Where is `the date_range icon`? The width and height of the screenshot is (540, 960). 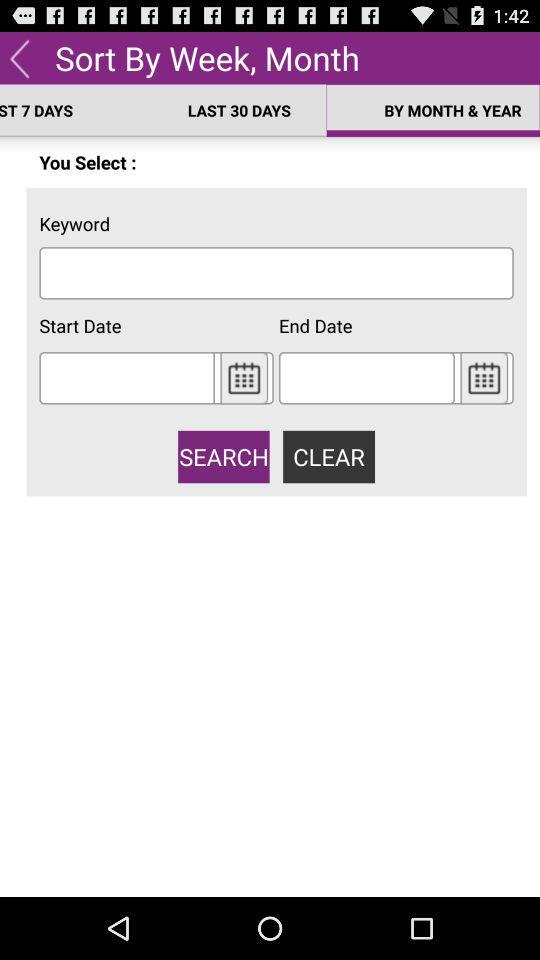
the date_range icon is located at coordinates (483, 403).